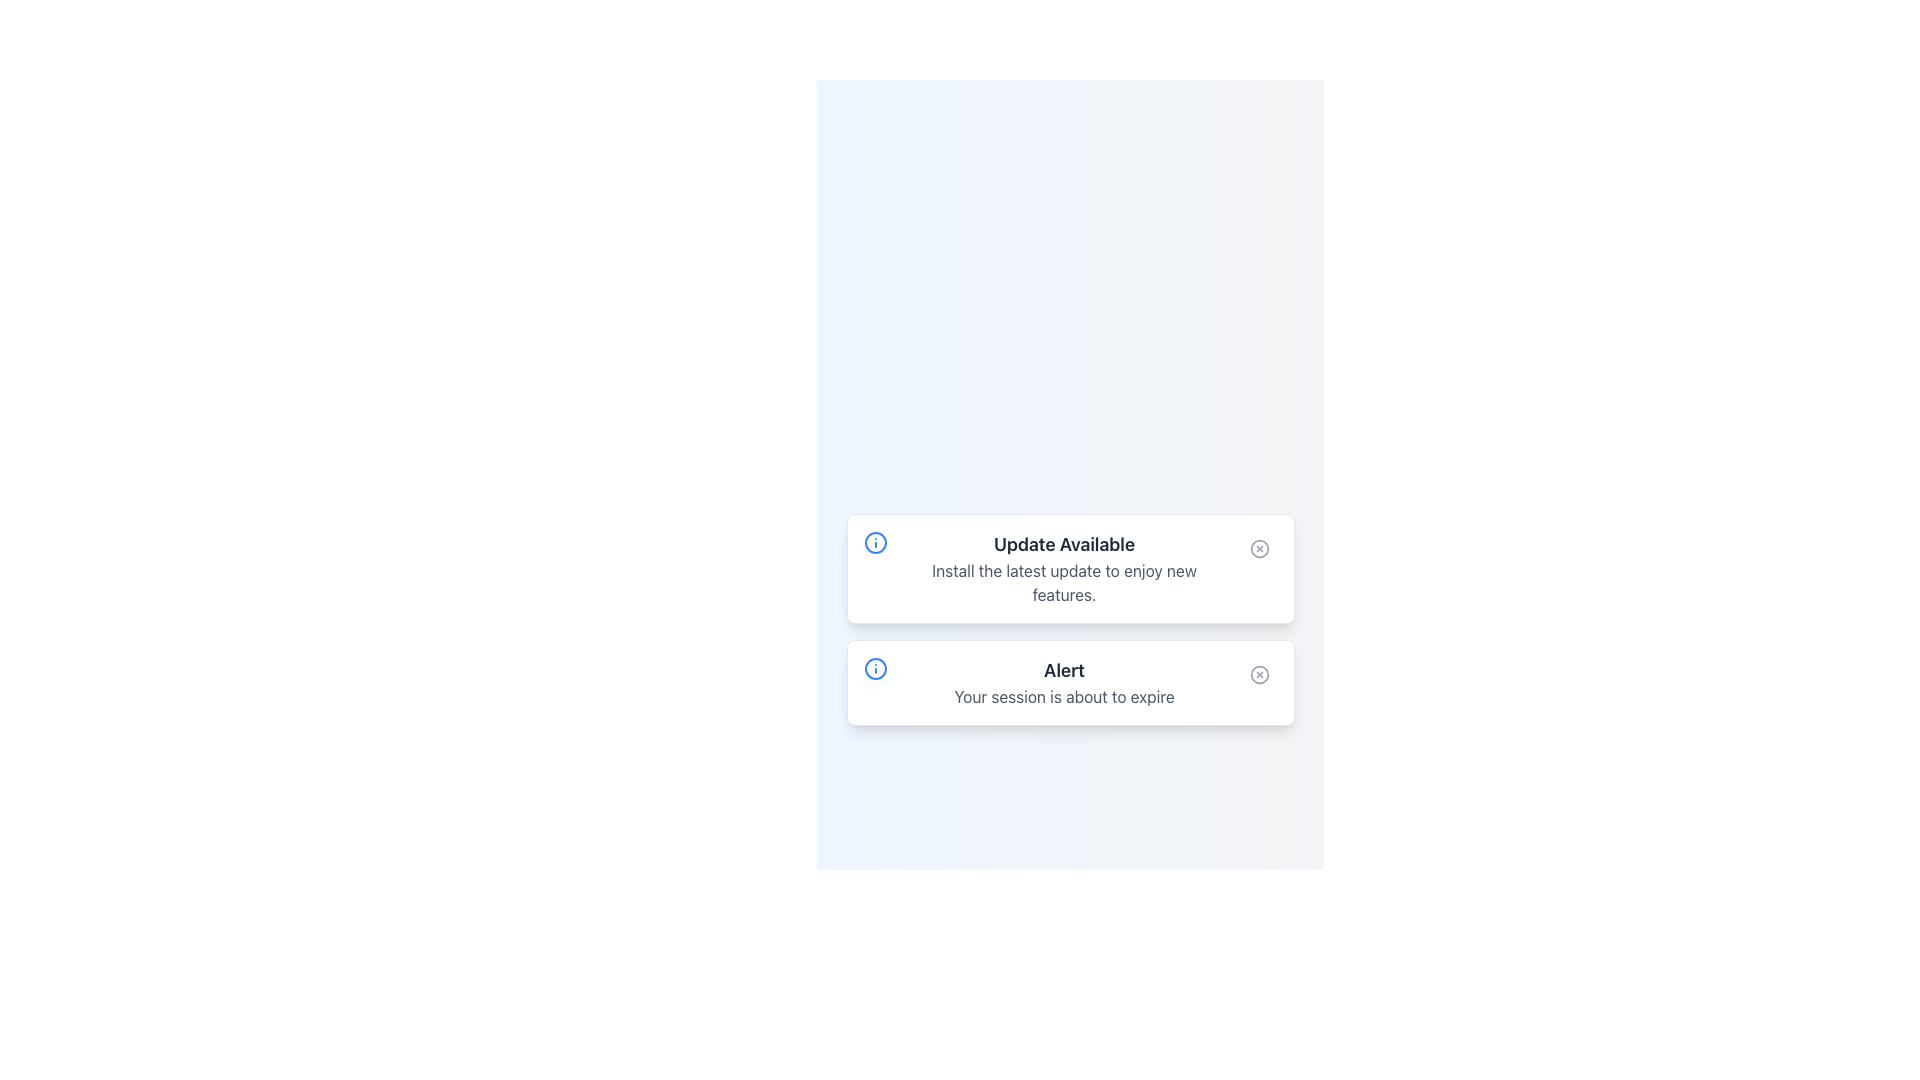  What do you see at coordinates (1063, 681) in the screenshot?
I see `the informational alert card that displays 'Alert' and 'Your session is about to expire', located in the second card from the top` at bounding box center [1063, 681].